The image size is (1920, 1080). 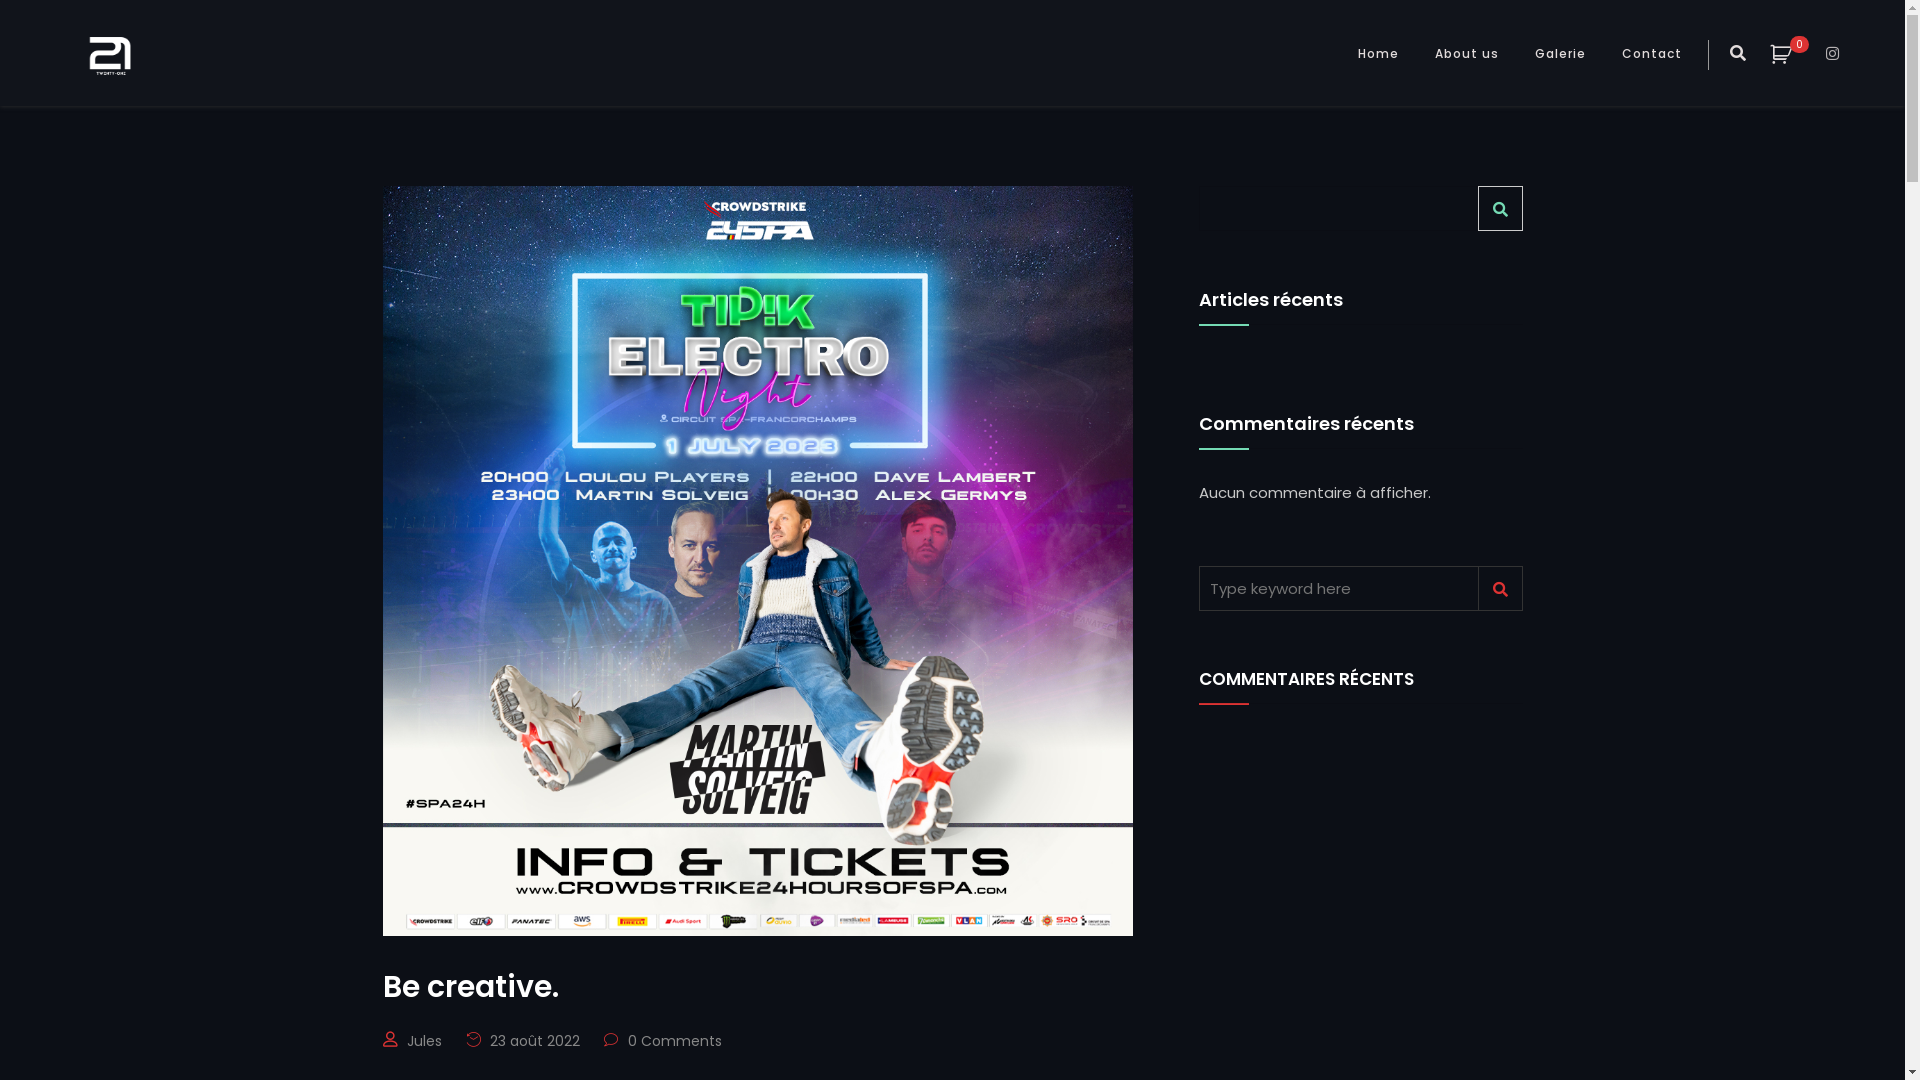 I want to click on 'Jules', so click(x=422, y=1040).